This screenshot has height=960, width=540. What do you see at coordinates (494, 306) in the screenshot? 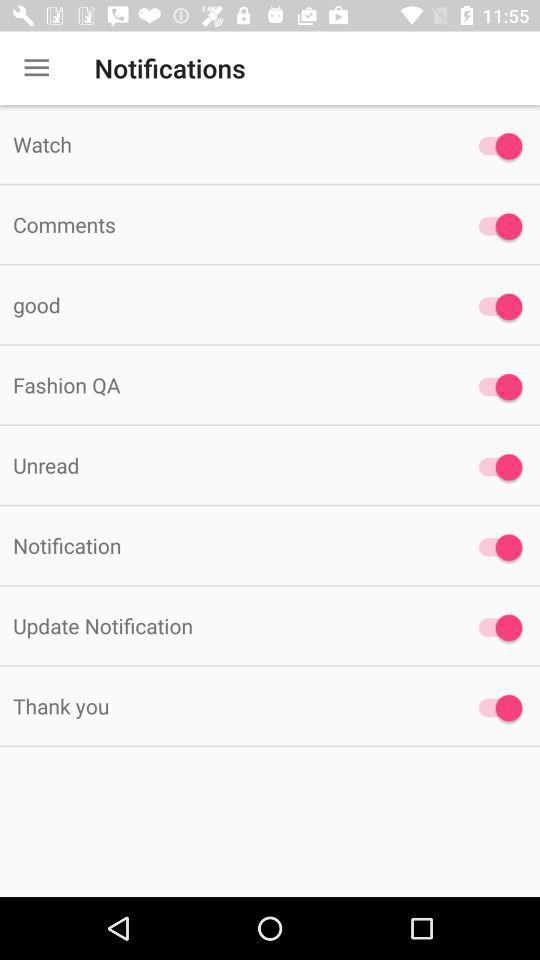
I see `the good option` at bounding box center [494, 306].